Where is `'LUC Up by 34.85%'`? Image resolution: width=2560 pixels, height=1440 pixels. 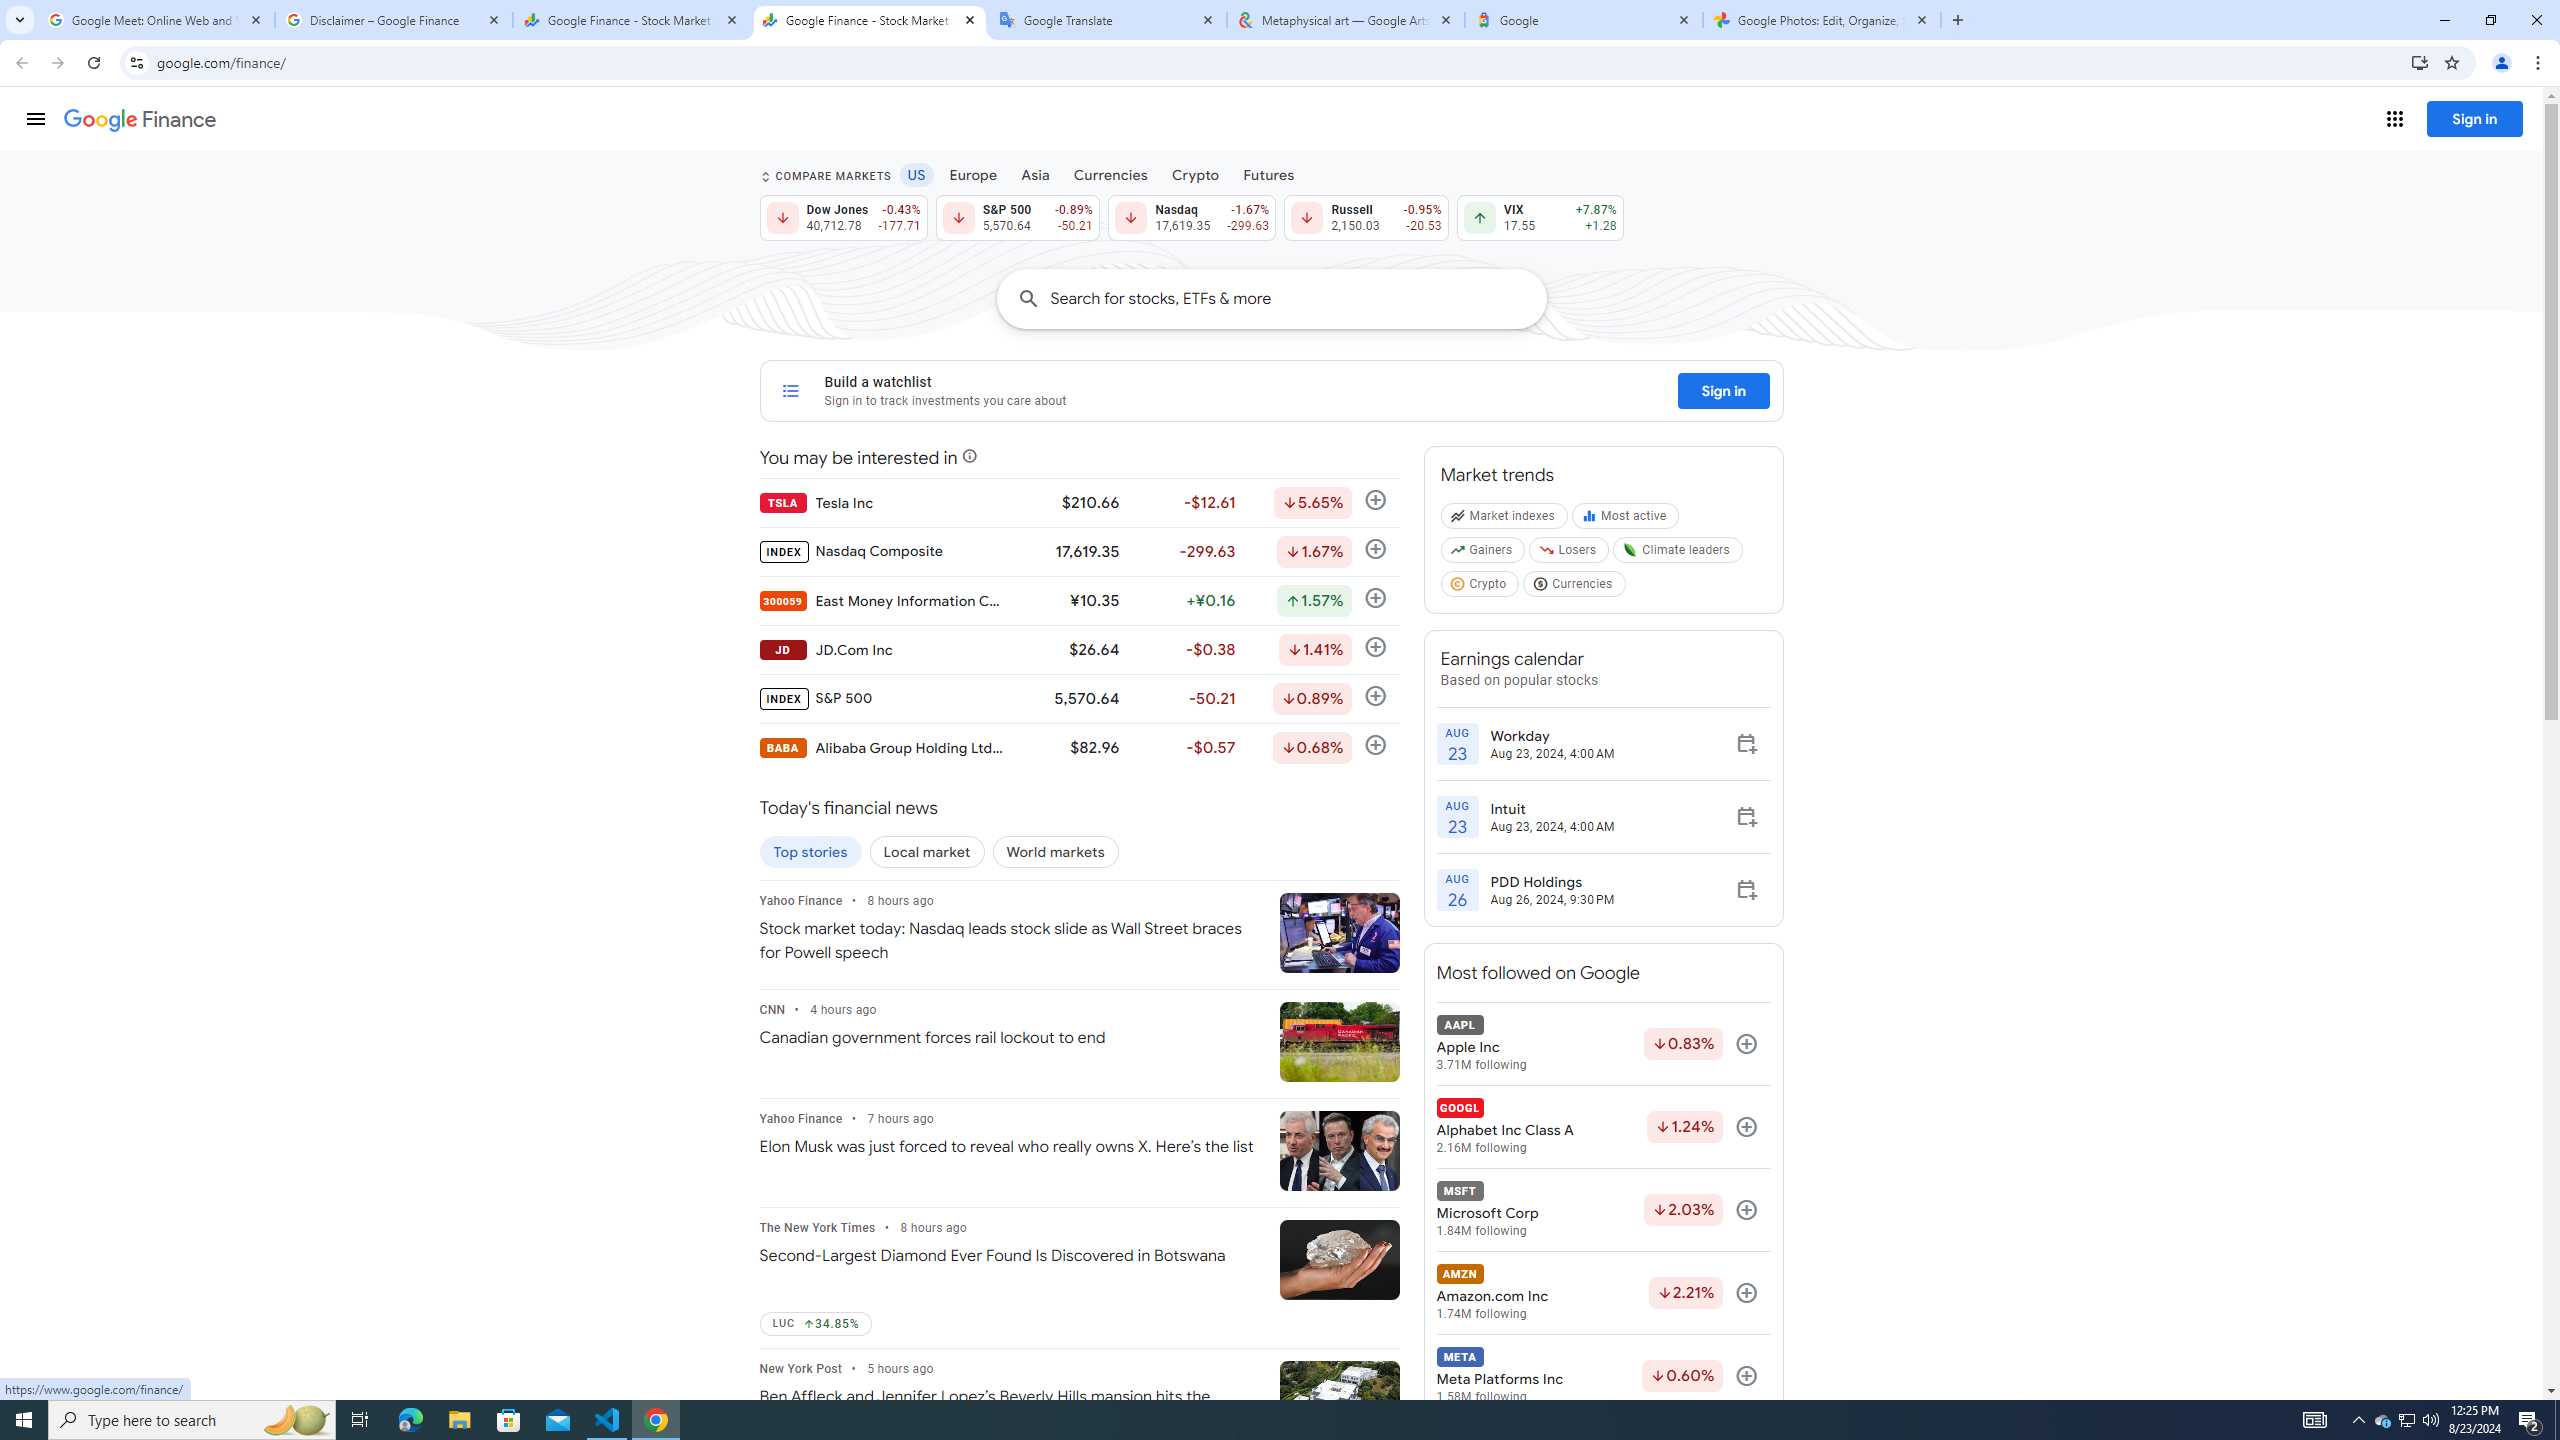 'LUC Up by 34.85%' is located at coordinates (815, 1324).